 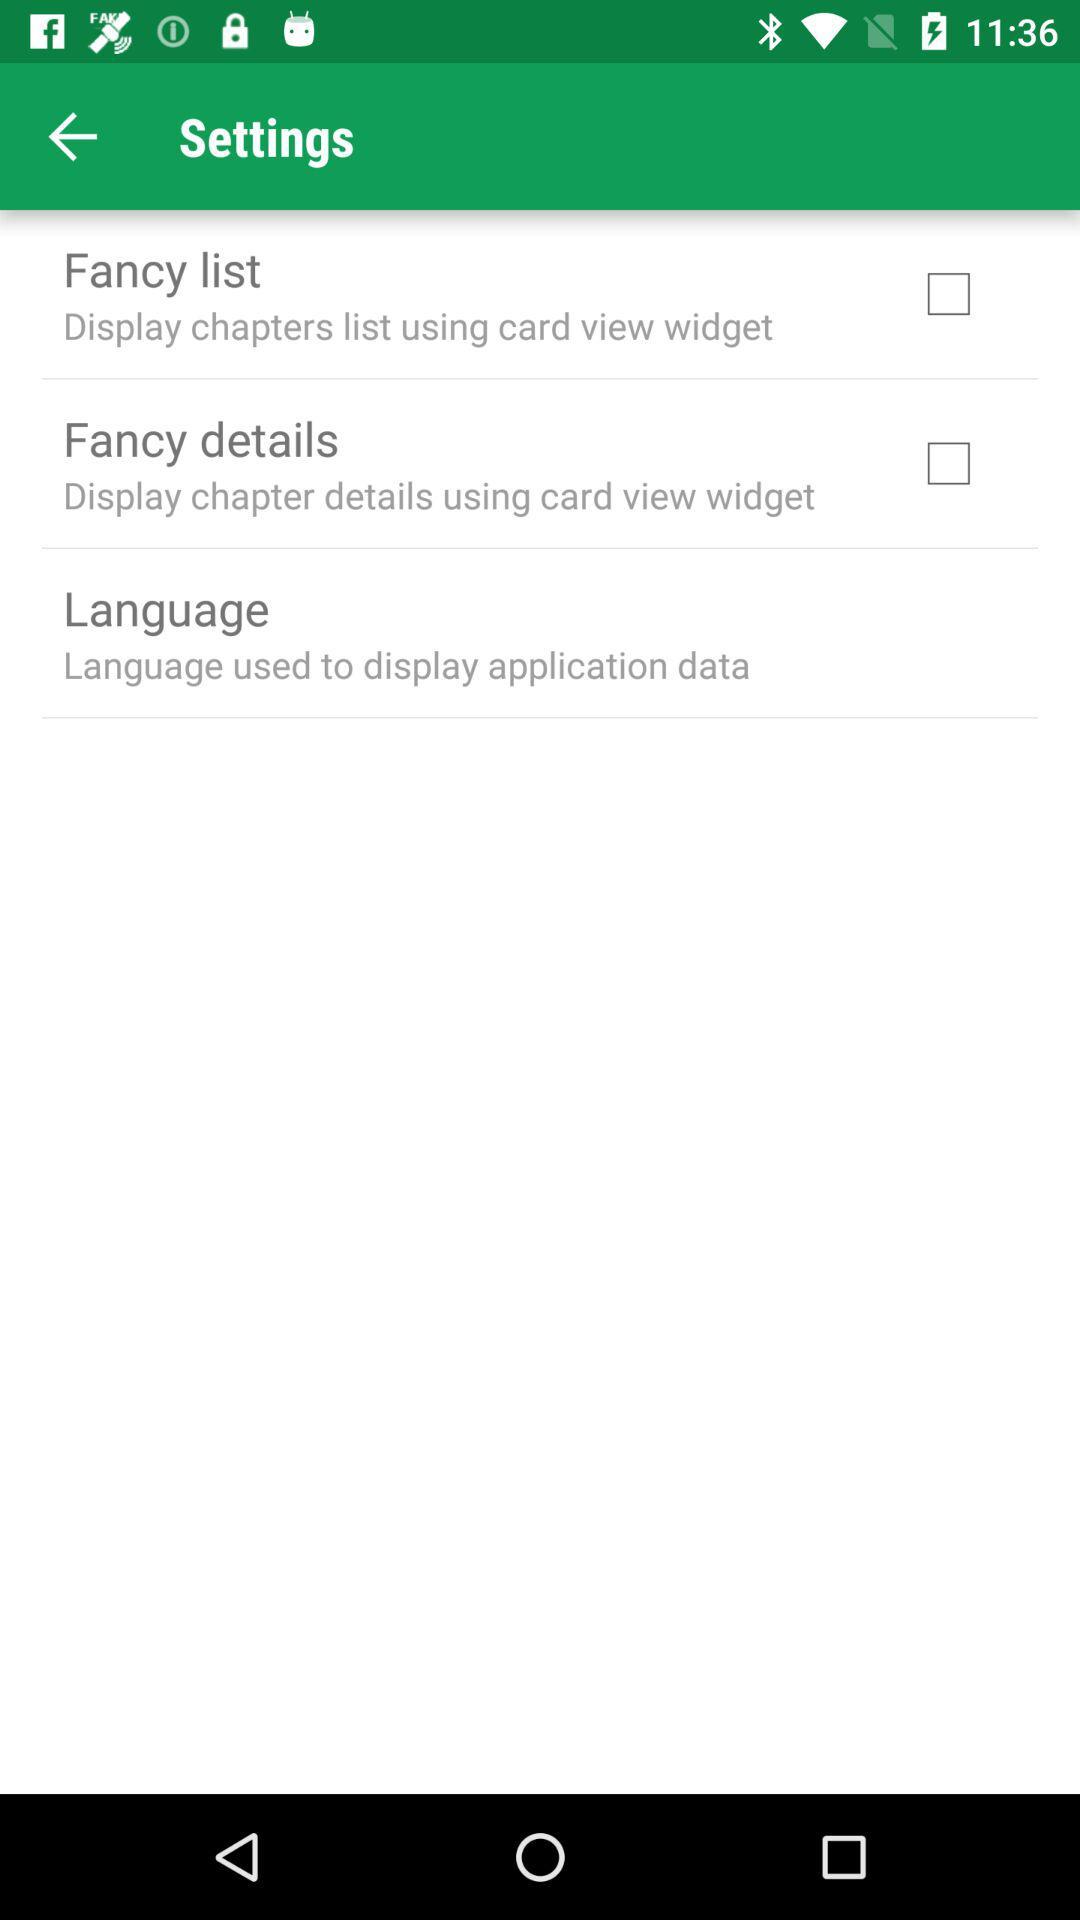 What do you see at coordinates (417, 325) in the screenshot?
I see `the item above fancy details icon` at bounding box center [417, 325].